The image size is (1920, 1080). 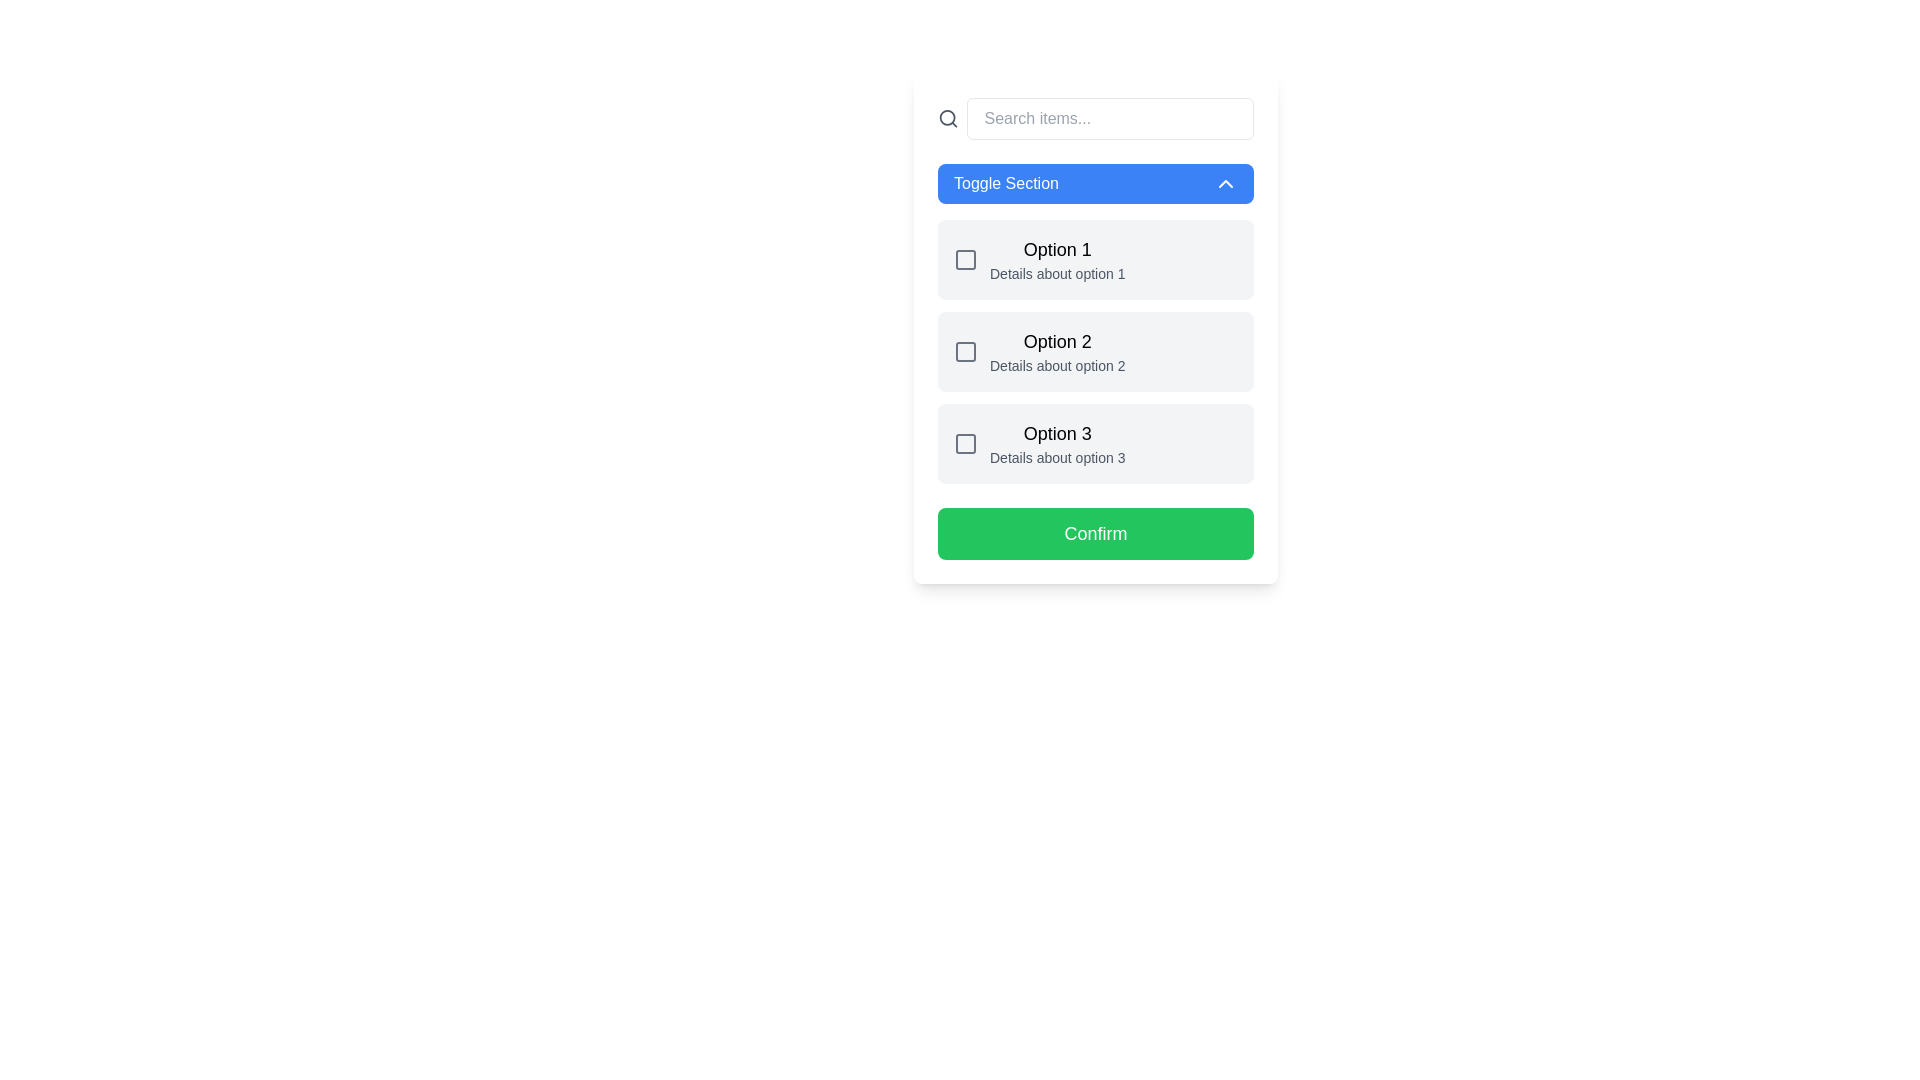 What do you see at coordinates (1039, 258) in the screenshot?
I see `text of the first selectable list item with checkbox located below the 'Toggle Section'` at bounding box center [1039, 258].